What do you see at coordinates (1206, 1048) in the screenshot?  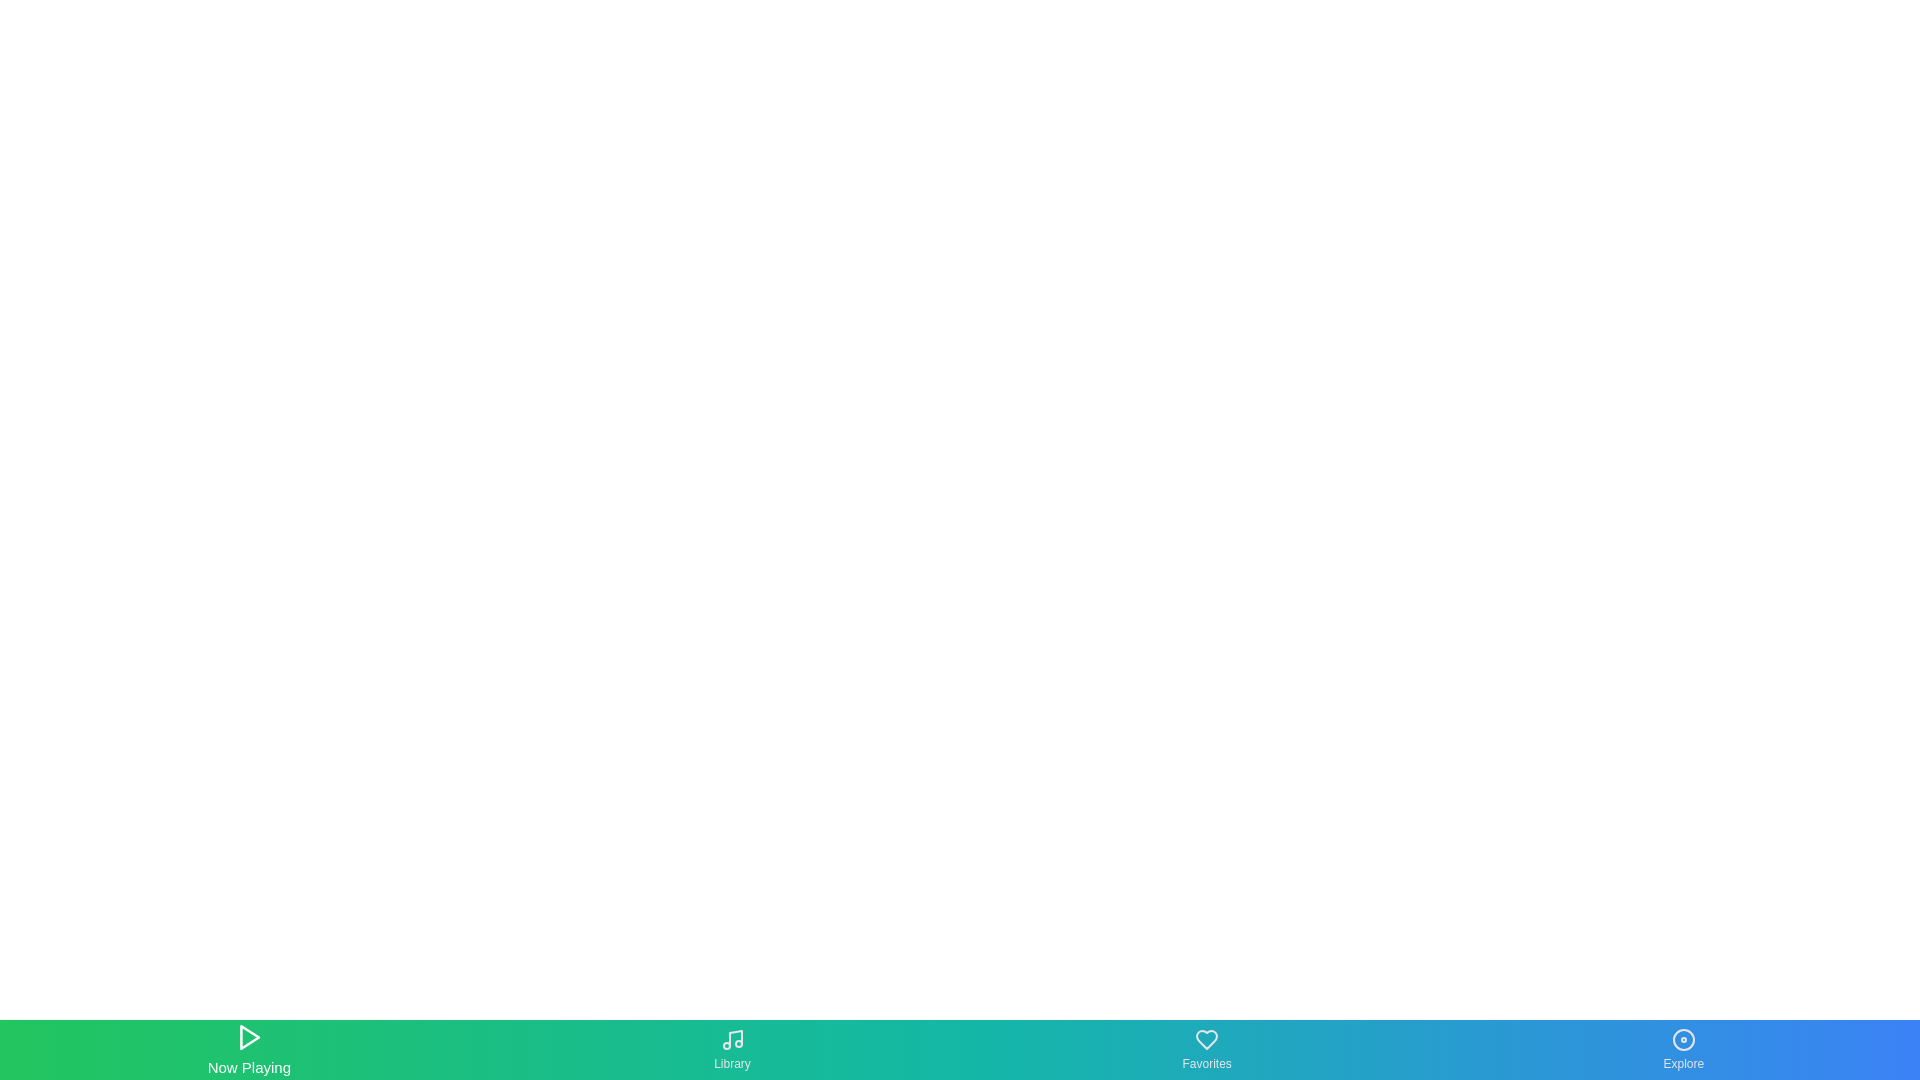 I see `the tab labeled Favorites to inspect its tooltip or label` at bounding box center [1206, 1048].